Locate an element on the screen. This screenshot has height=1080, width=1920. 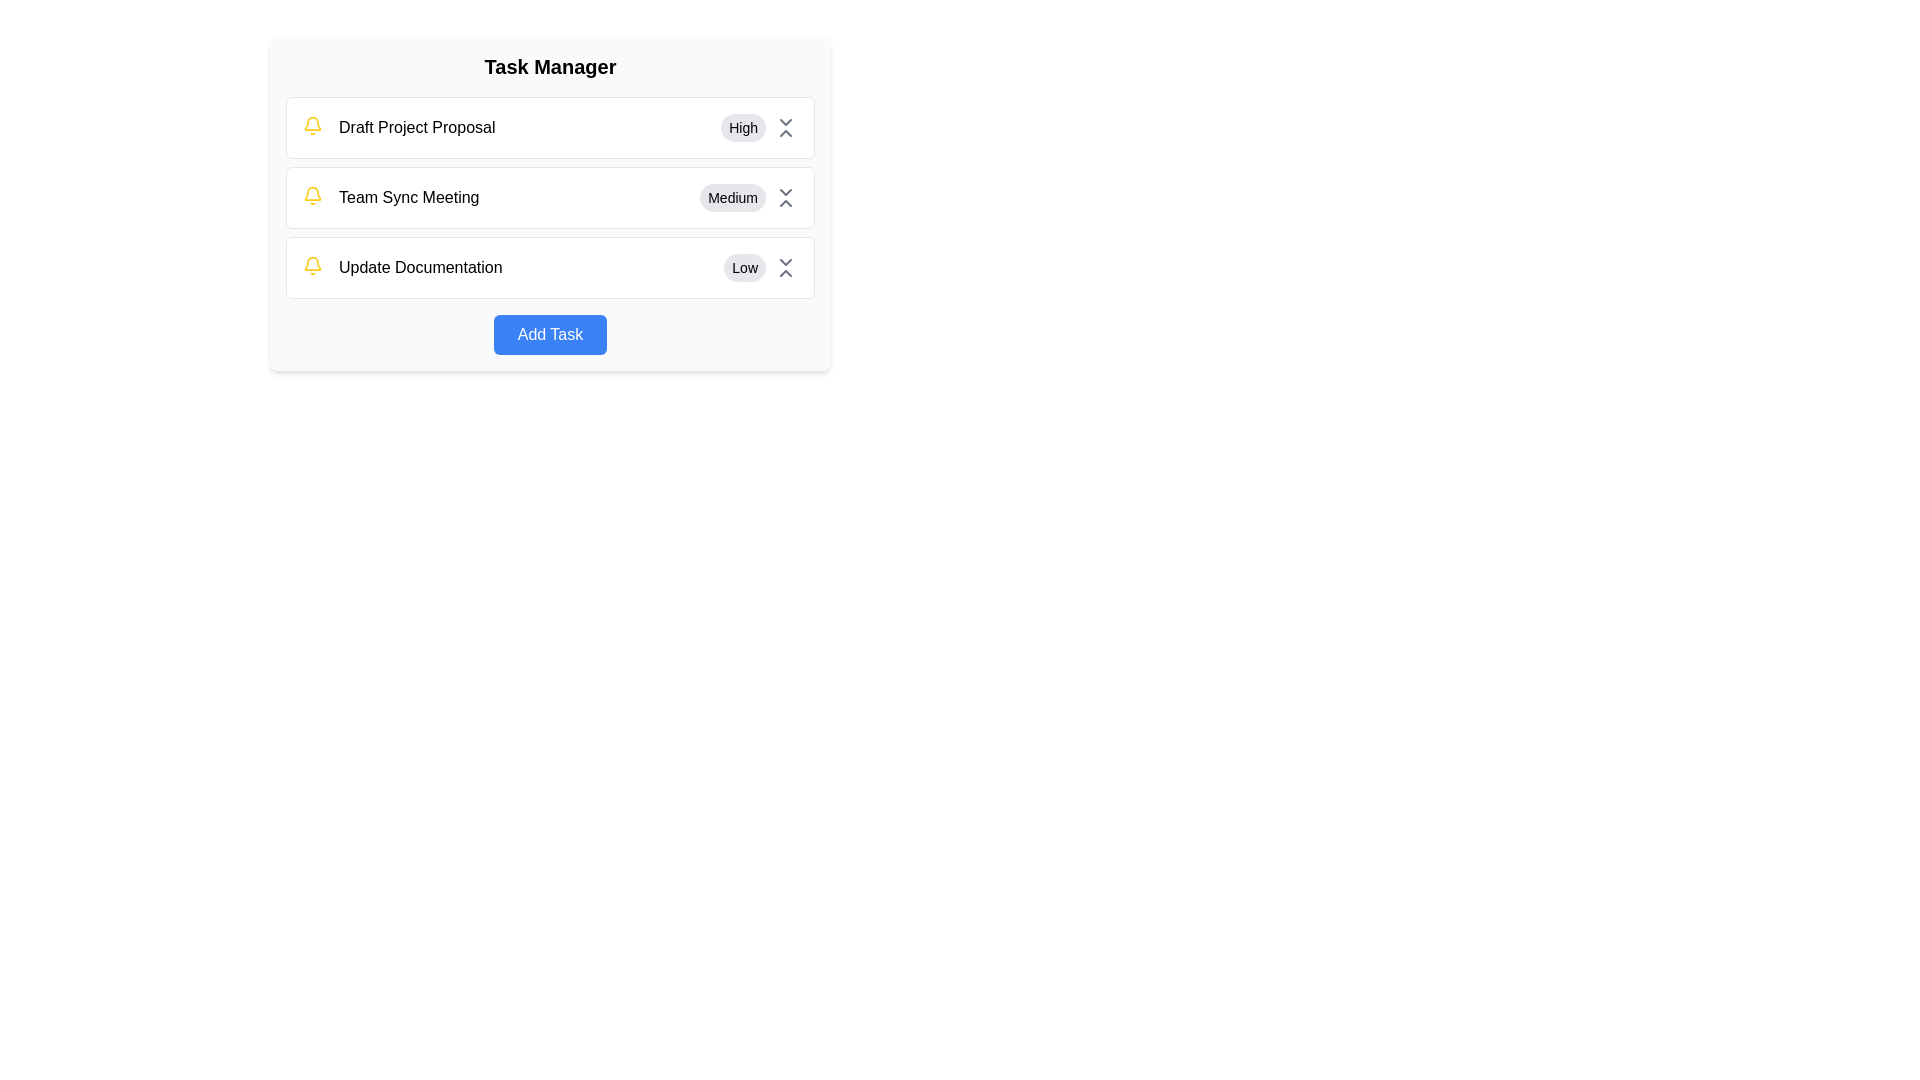
the interactive button of the second task entry in the task manager interface, which displays the task's title and priority is located at coordinates (550, 204).